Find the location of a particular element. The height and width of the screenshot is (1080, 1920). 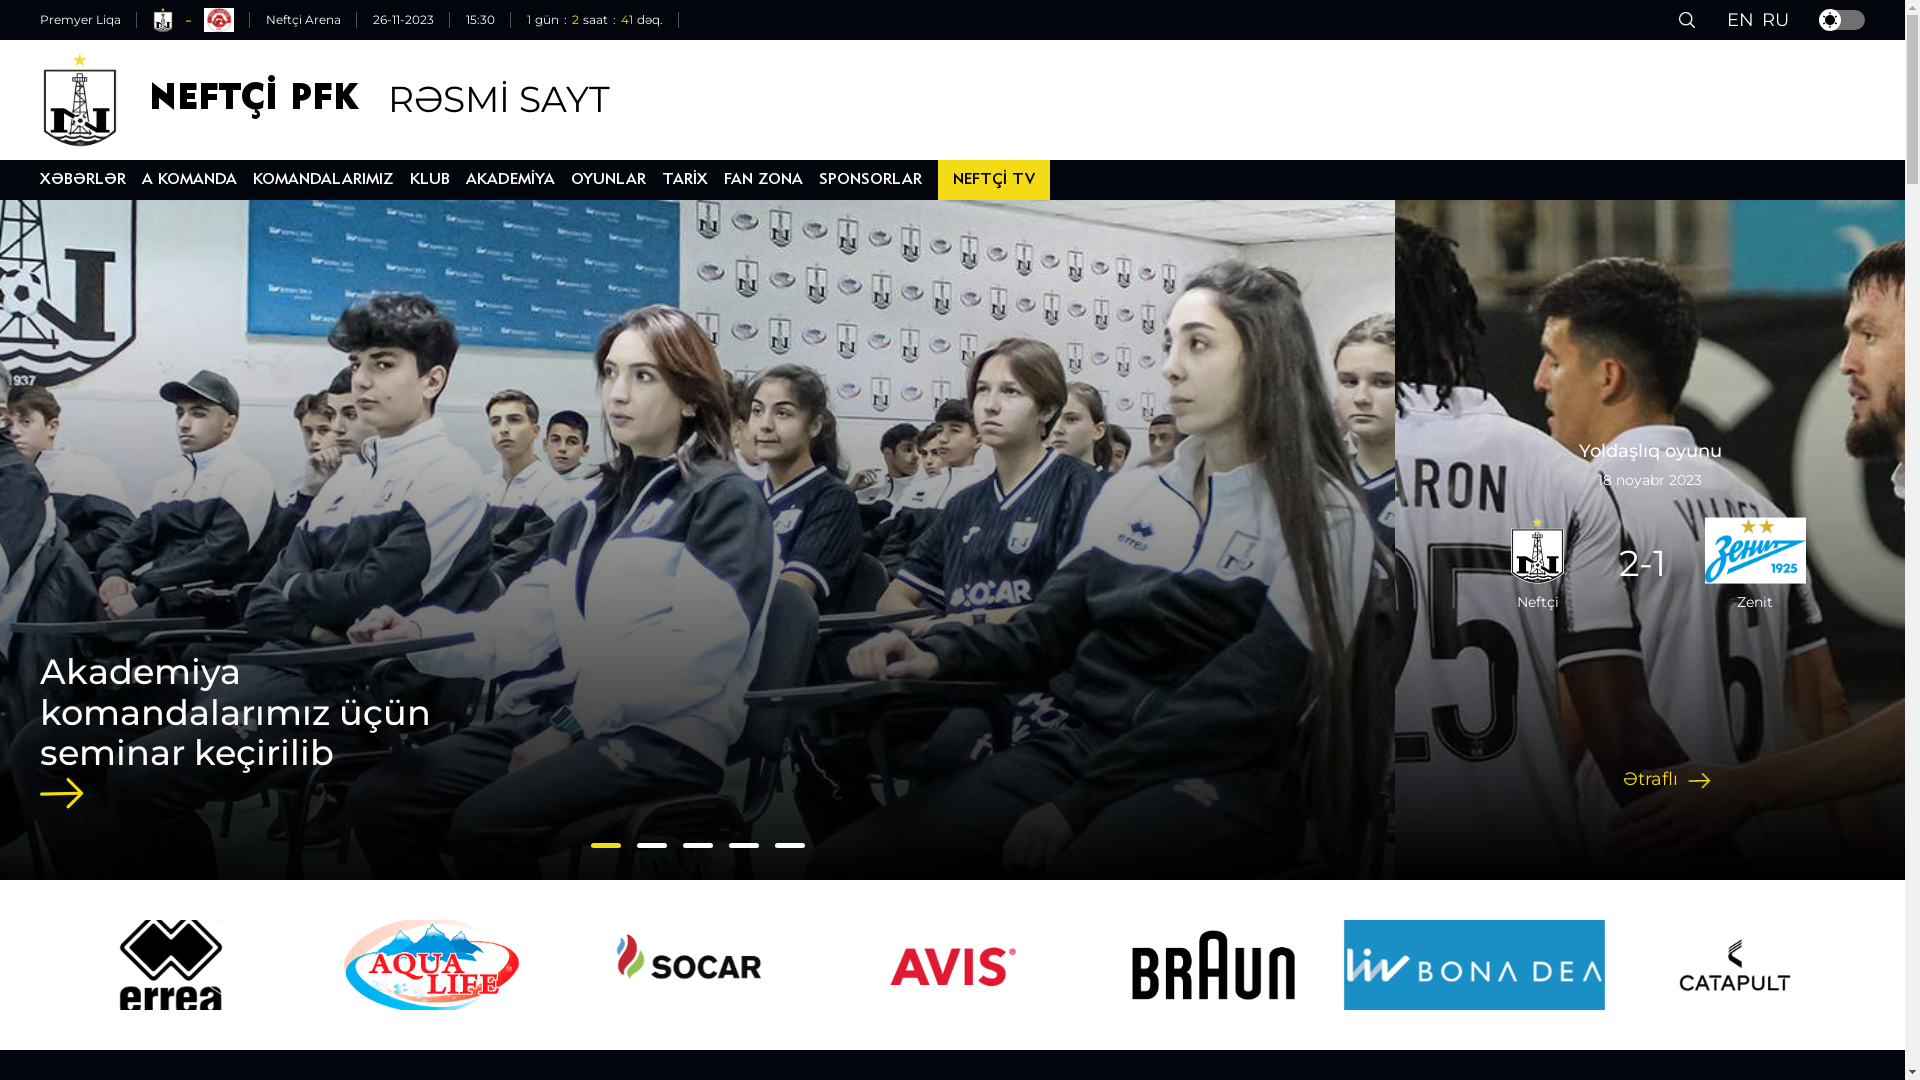

'EN' is located at coordinates (1726, 20).